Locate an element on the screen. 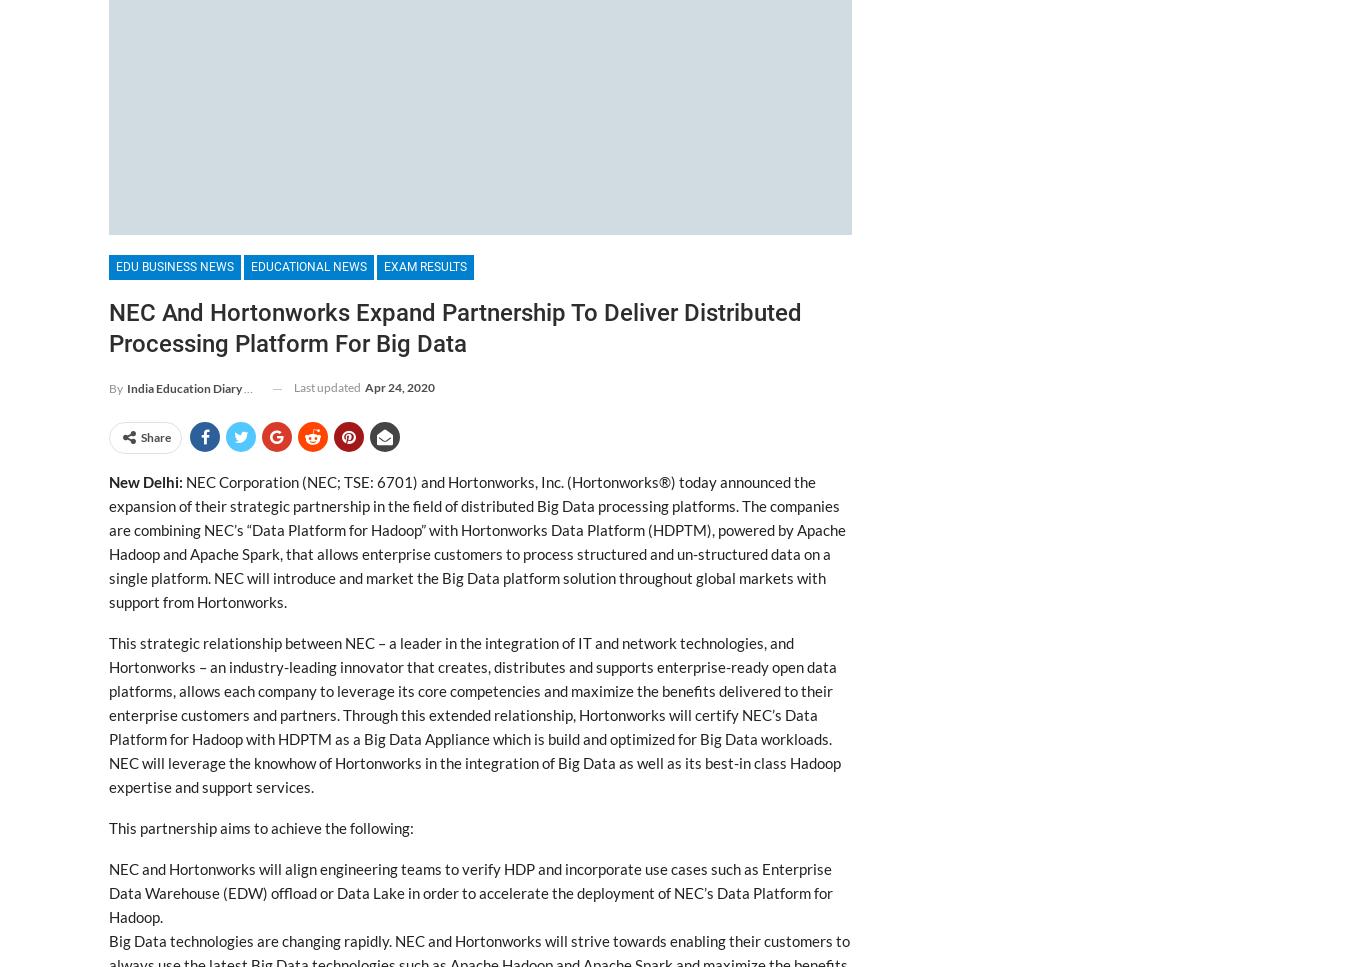 The height and width of the screenshot is (967, 1350). 'By' is located at coordinates (117, 388).